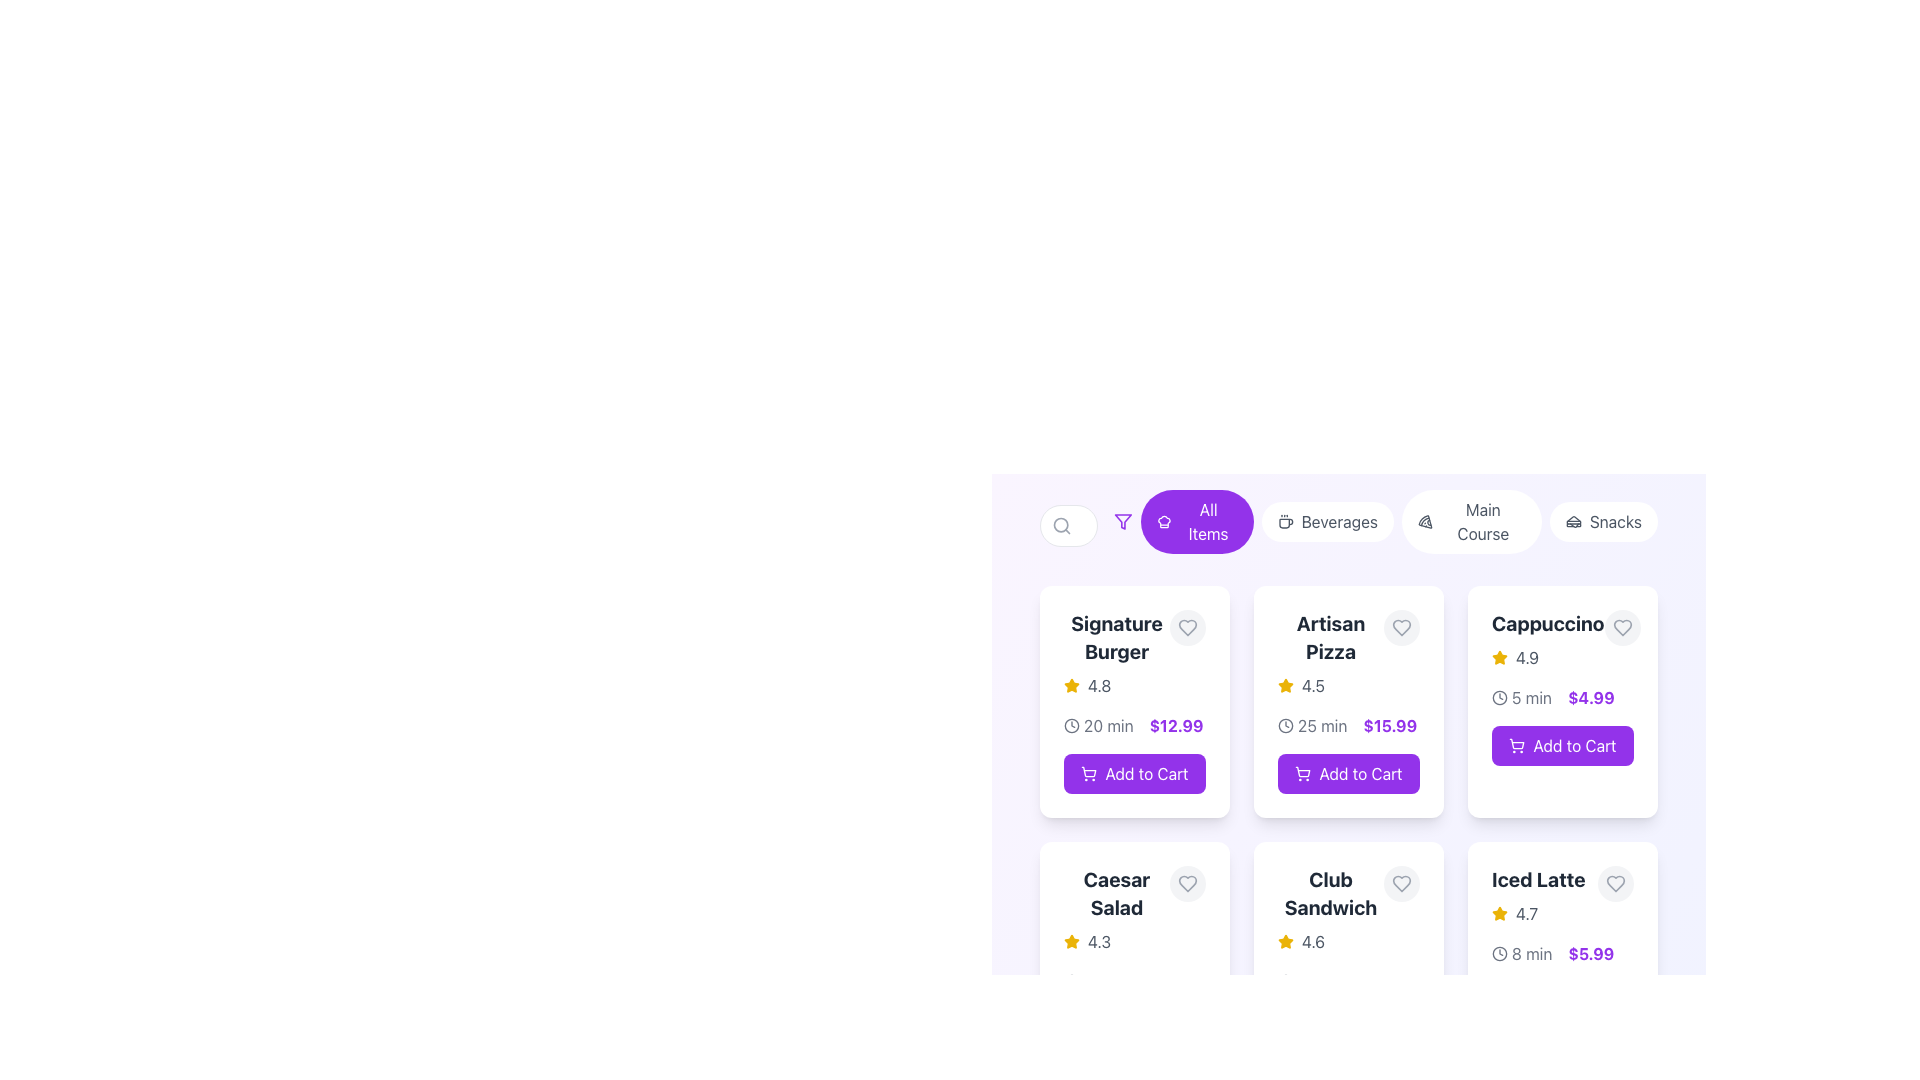 This screenshot has width=1920, height=1080. I want to click on the preparation time indicator icon for the 'Signature Burger', located at the top-left corner of the card, near the text '20 min', so click(1070, 725).